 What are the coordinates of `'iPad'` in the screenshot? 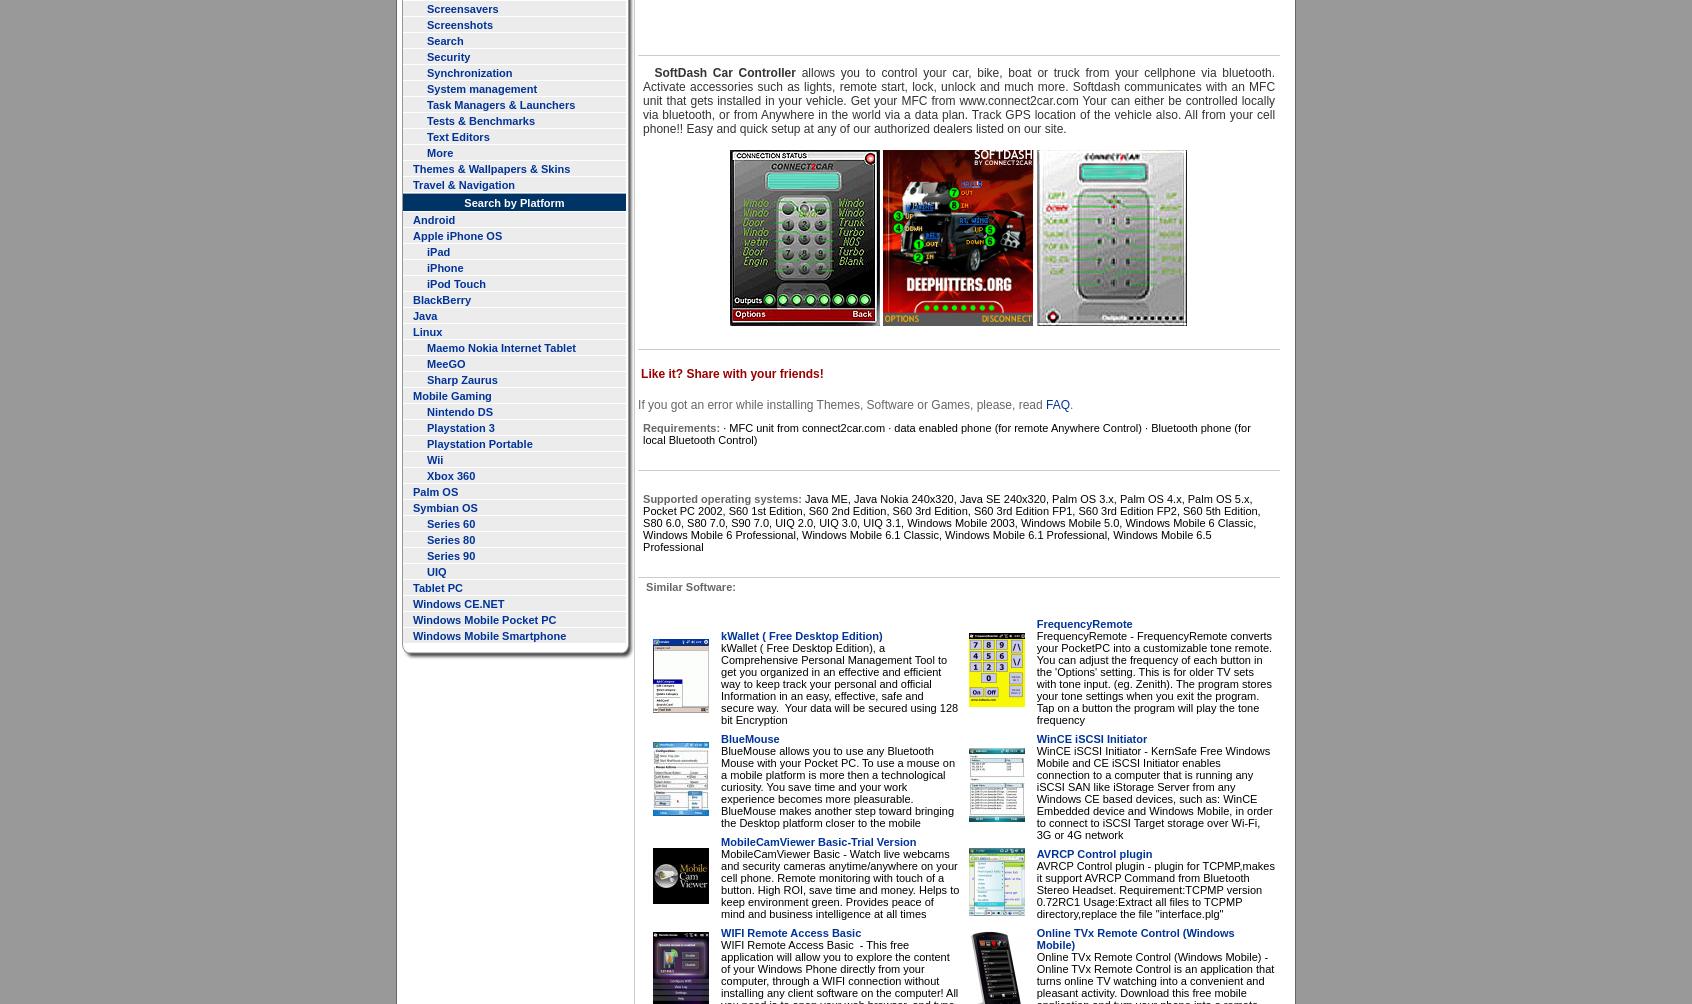 It's located at (437, 251).